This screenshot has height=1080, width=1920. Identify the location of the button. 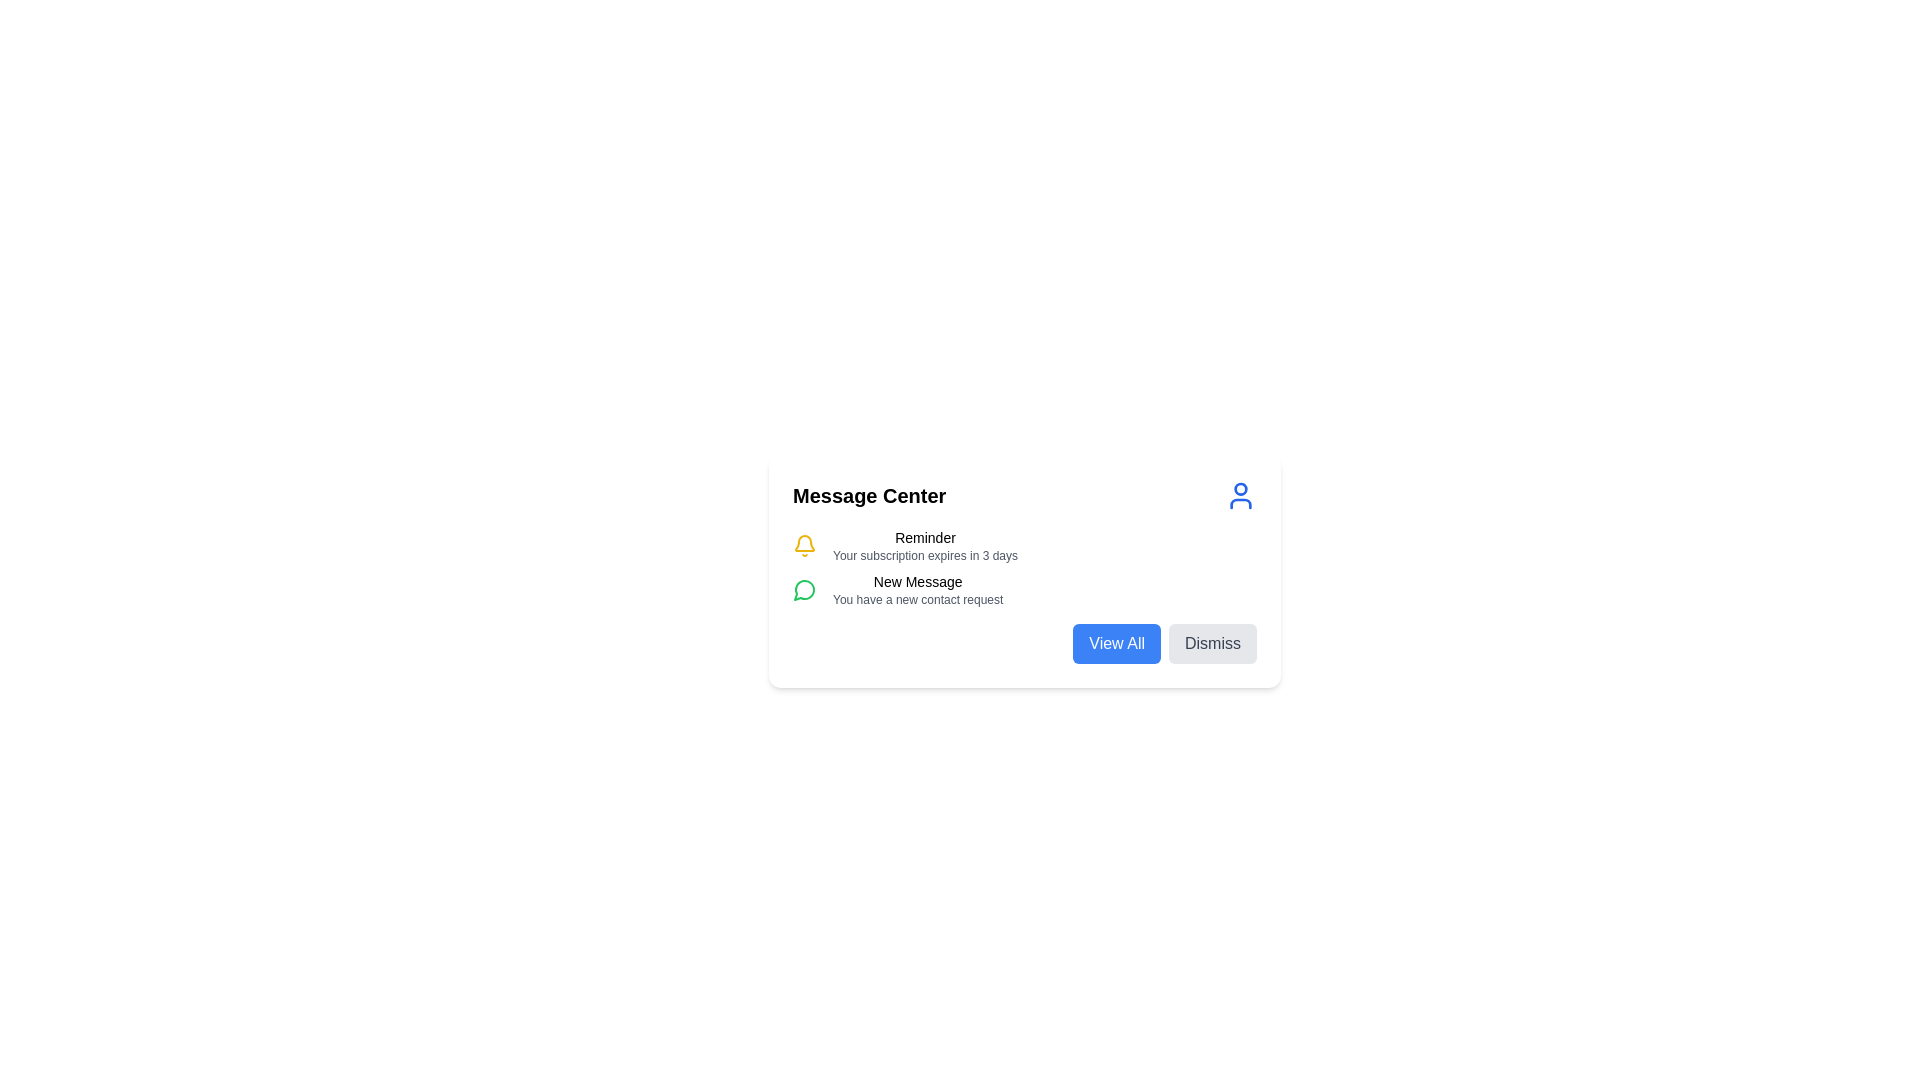
(1116, 644).